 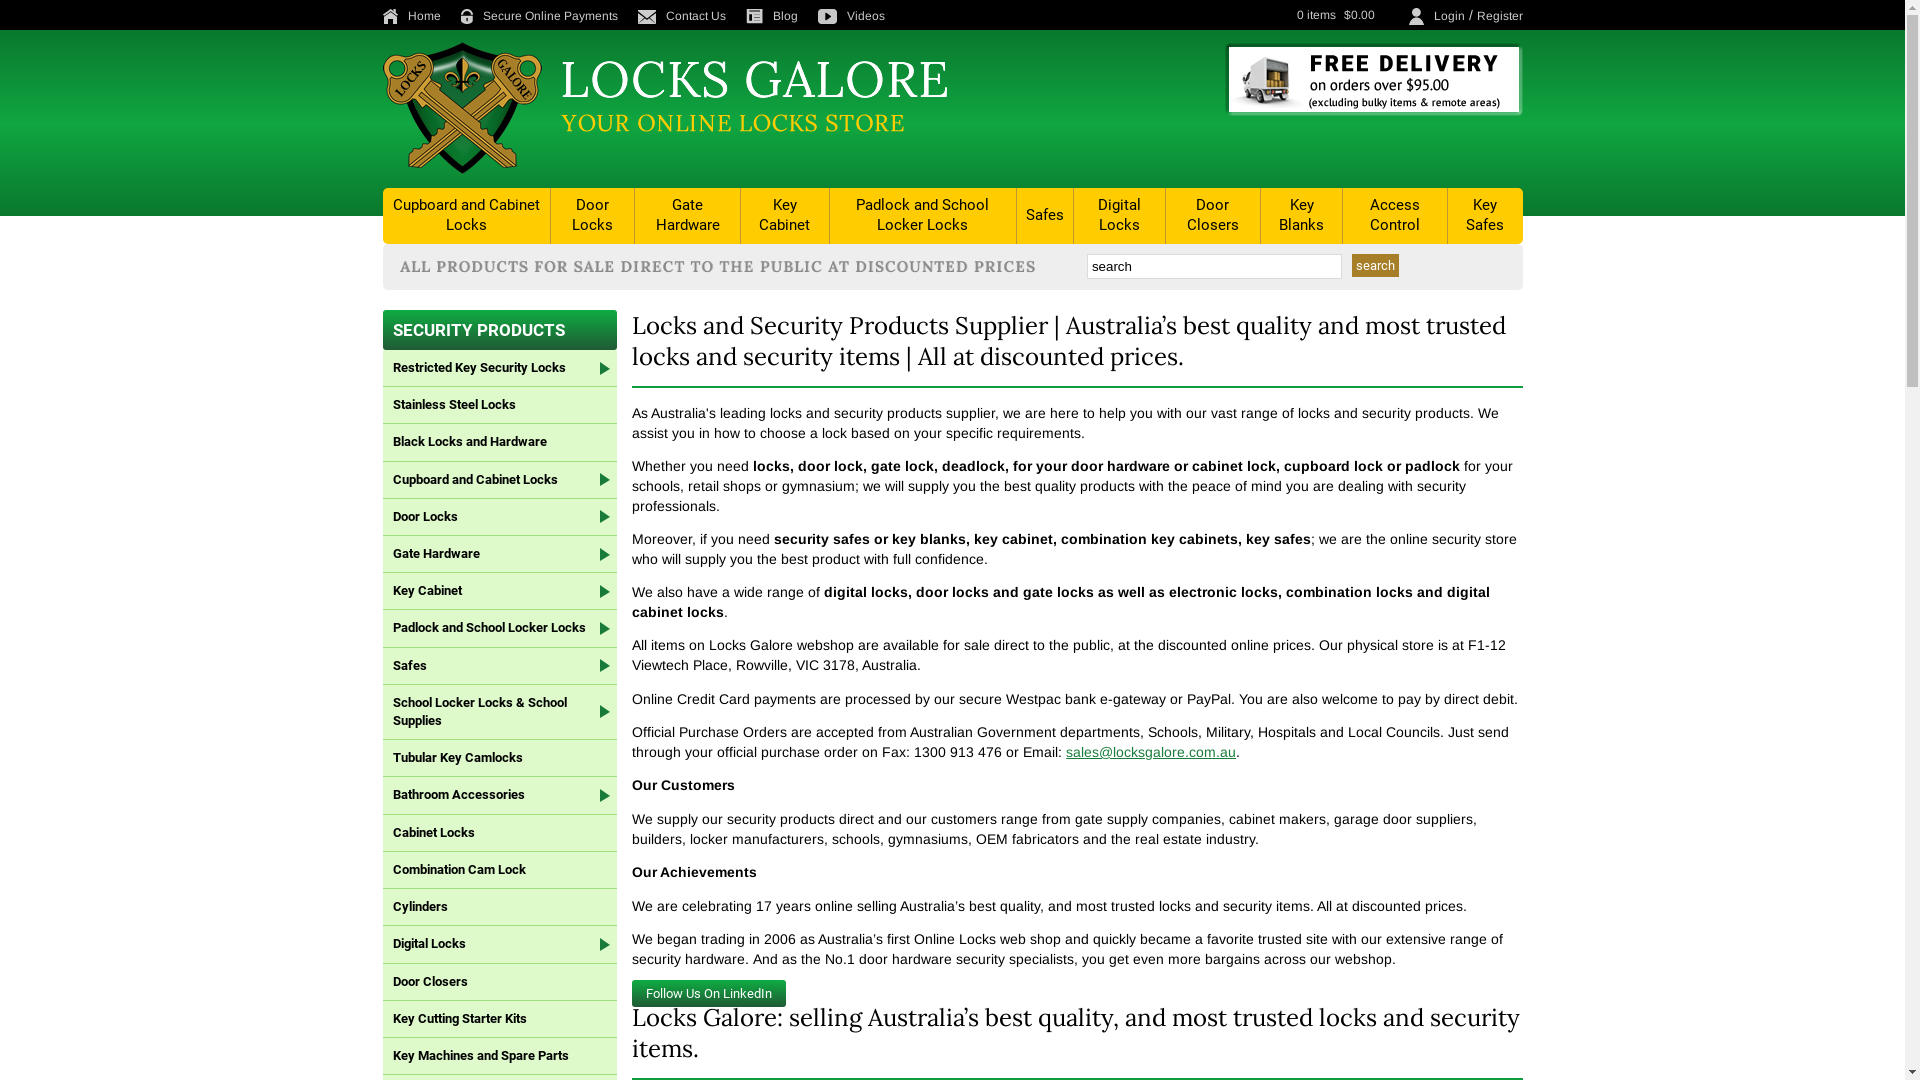 I want to click on 'Login', so click(x=1449, y=15).